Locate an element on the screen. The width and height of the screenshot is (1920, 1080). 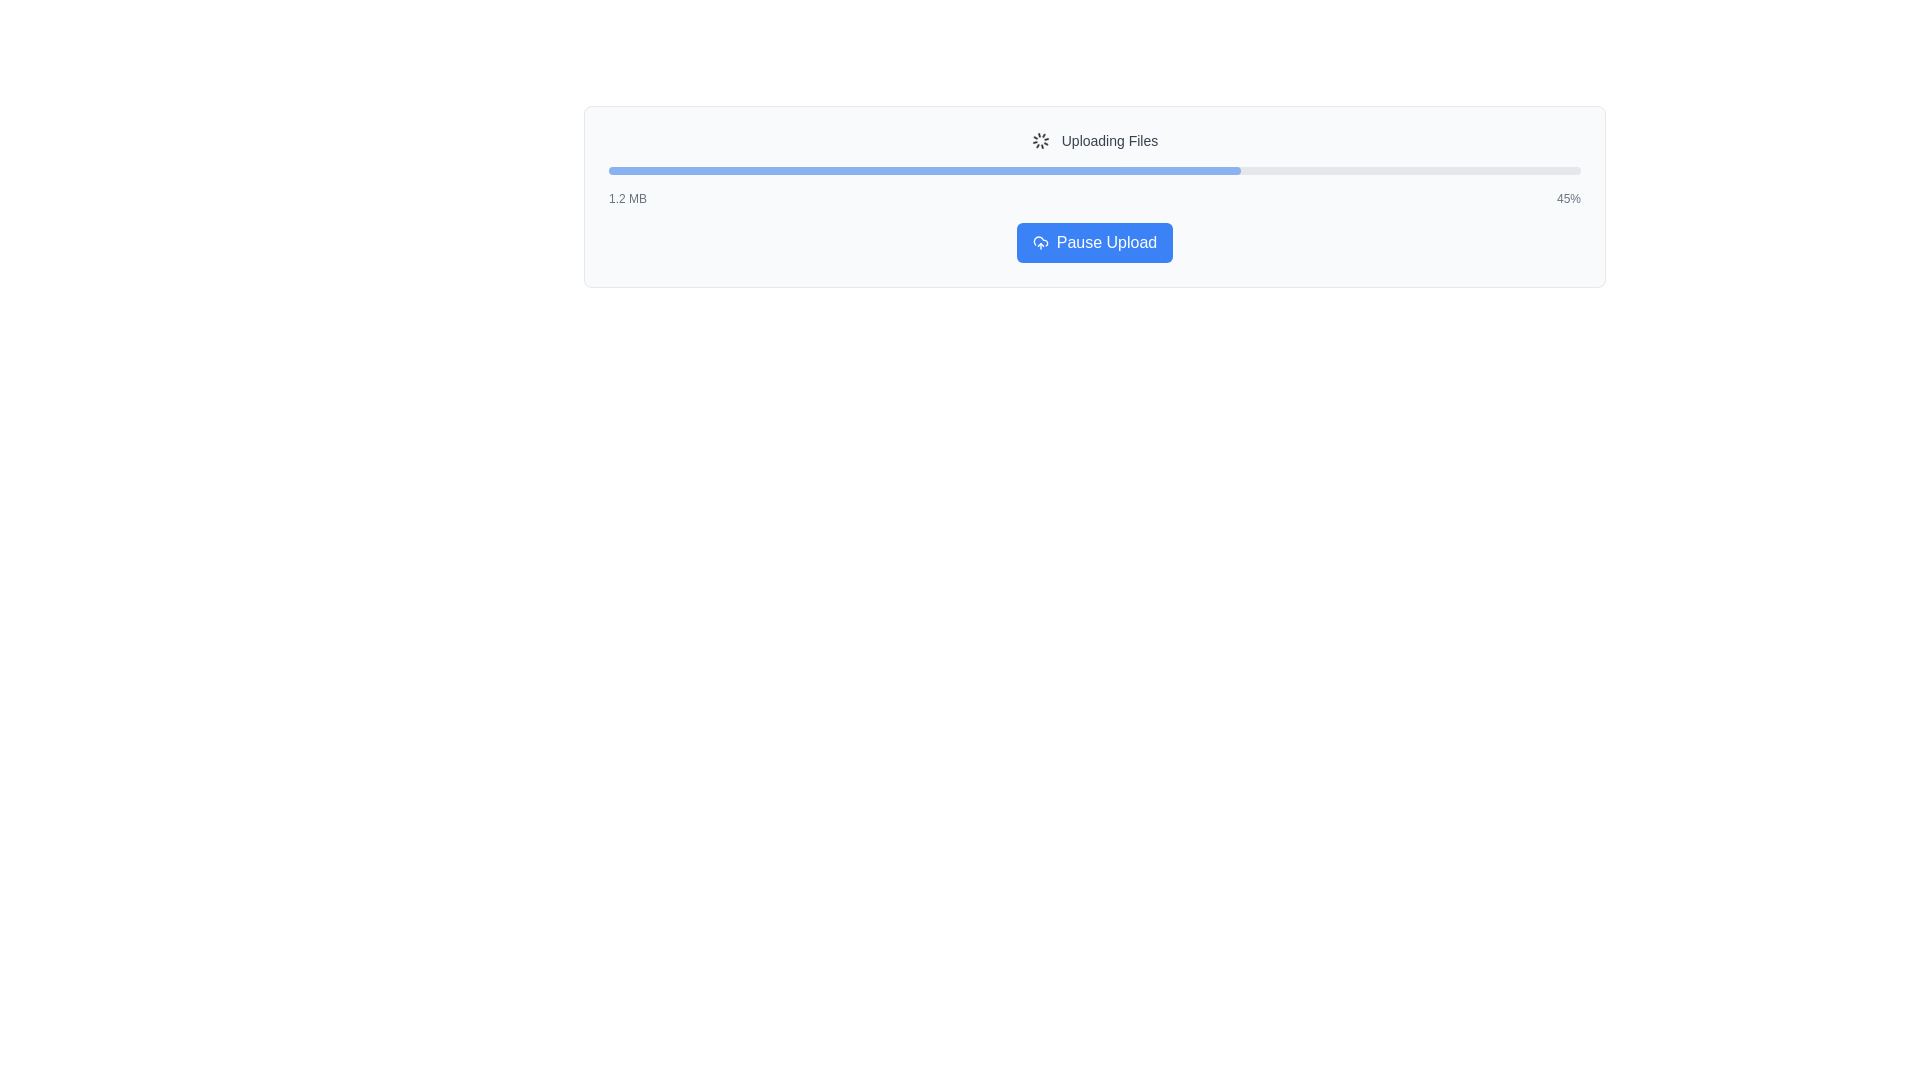
the 'Uploading Files' status indicator text is located at coordinates (1093, 140).